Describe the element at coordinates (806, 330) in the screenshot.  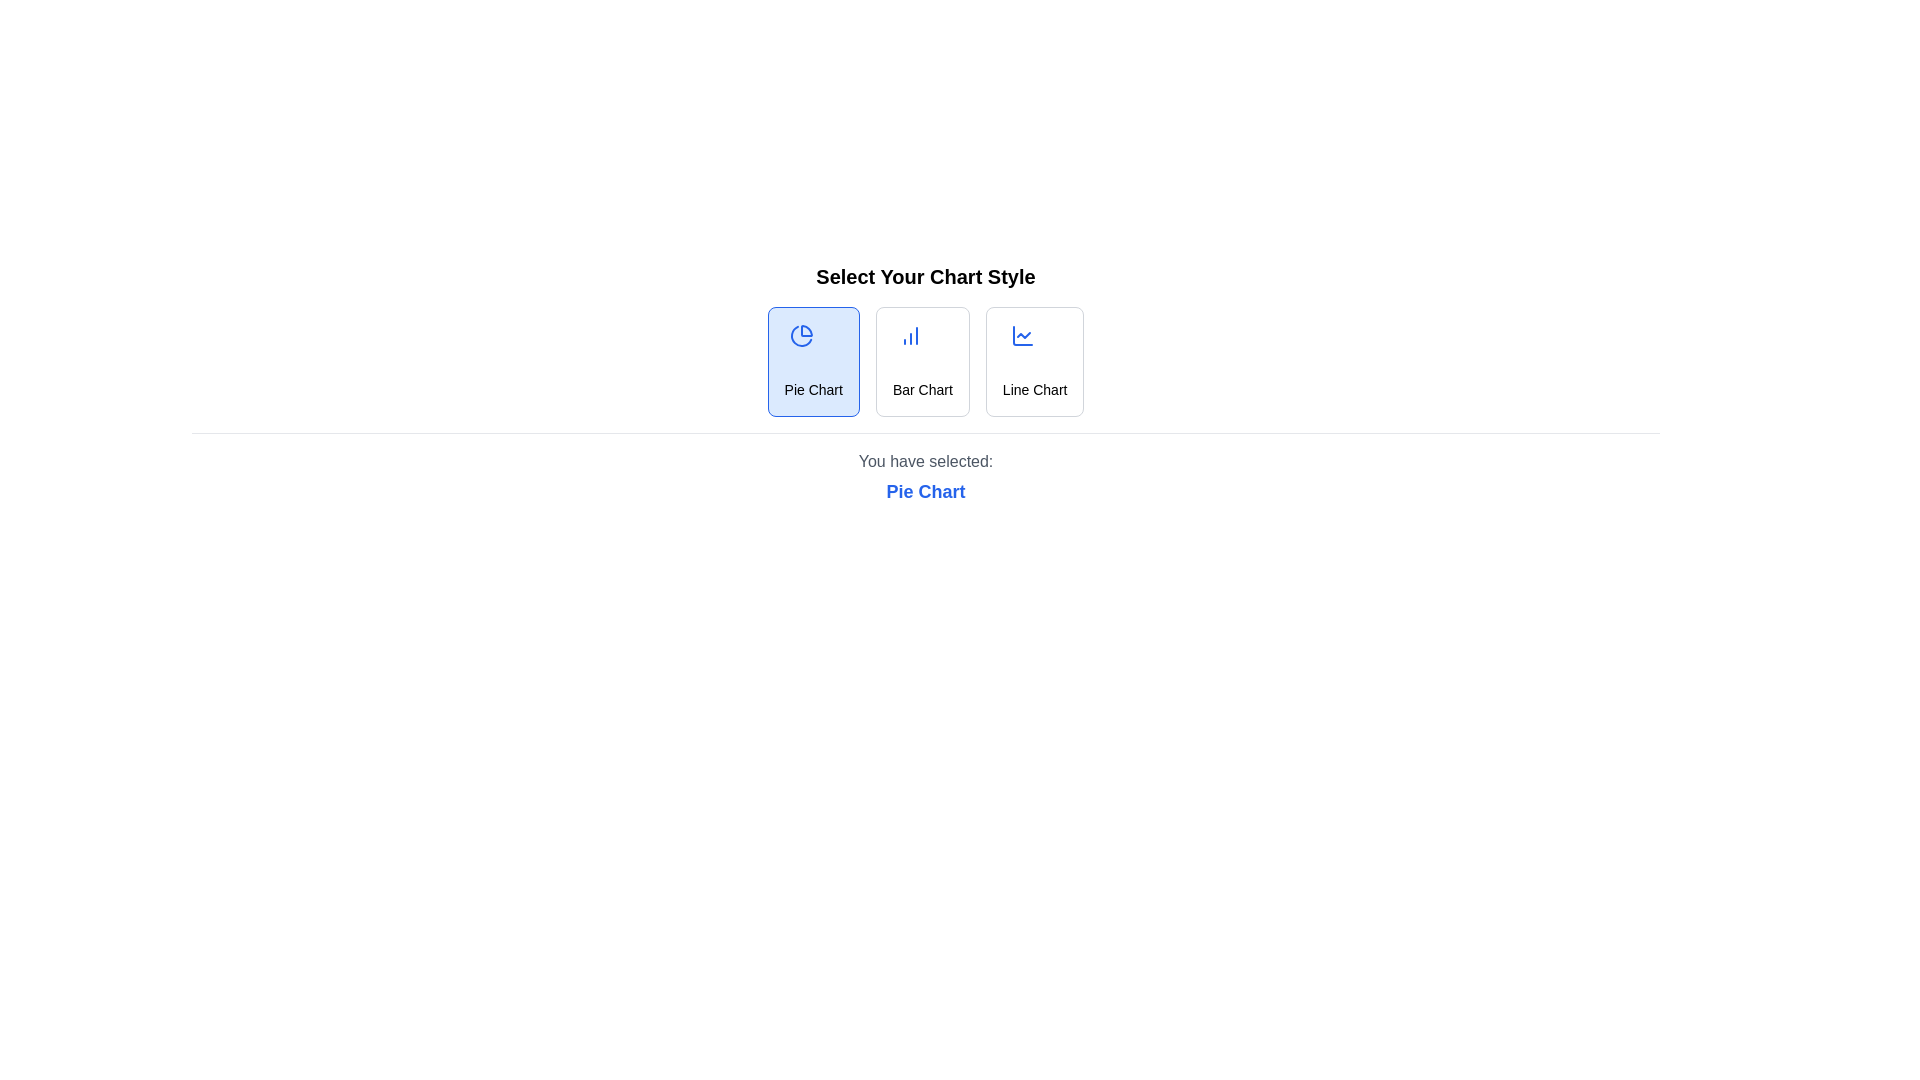
I see `the pie segment icon located on the top right of the pie chart icon, which visually represents part of the pie chart` at that location.